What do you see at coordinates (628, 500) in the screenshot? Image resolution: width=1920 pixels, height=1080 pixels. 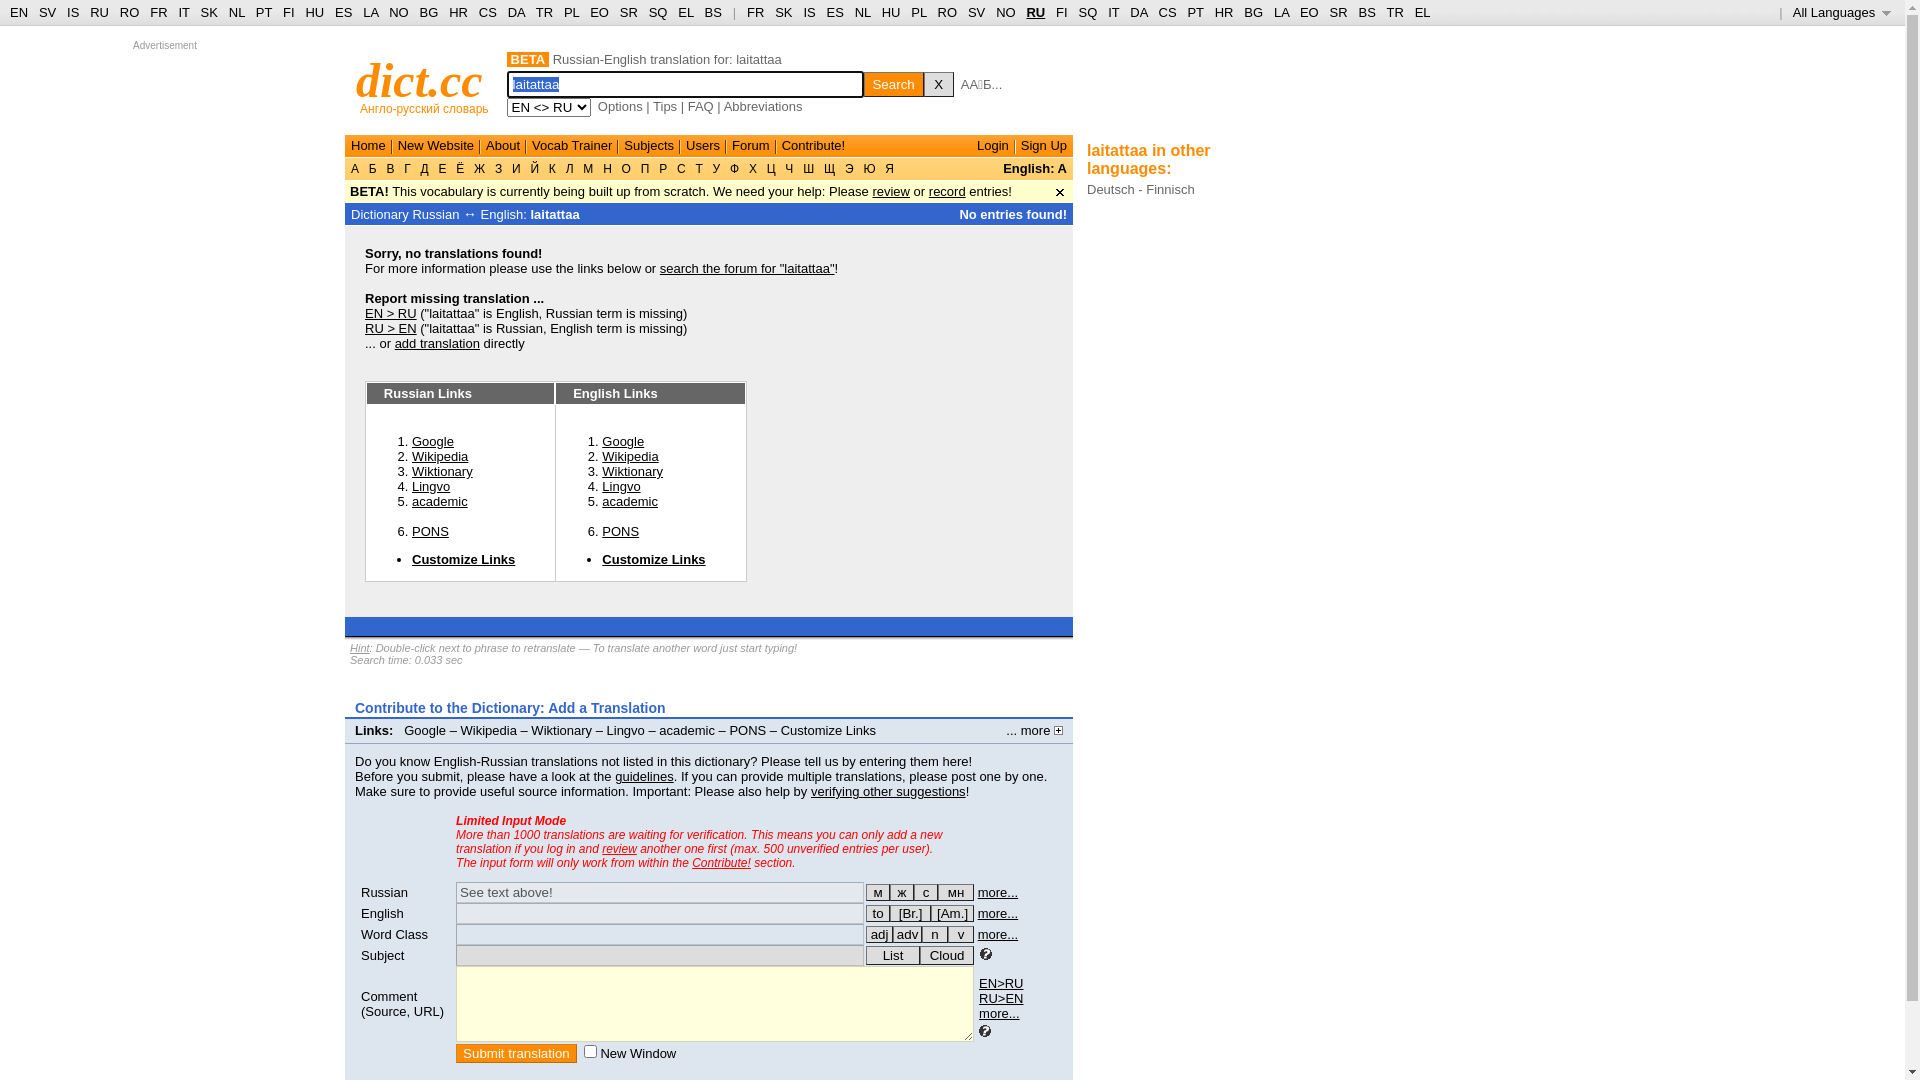 I see `'academic'` at bounding box center [628, 500].